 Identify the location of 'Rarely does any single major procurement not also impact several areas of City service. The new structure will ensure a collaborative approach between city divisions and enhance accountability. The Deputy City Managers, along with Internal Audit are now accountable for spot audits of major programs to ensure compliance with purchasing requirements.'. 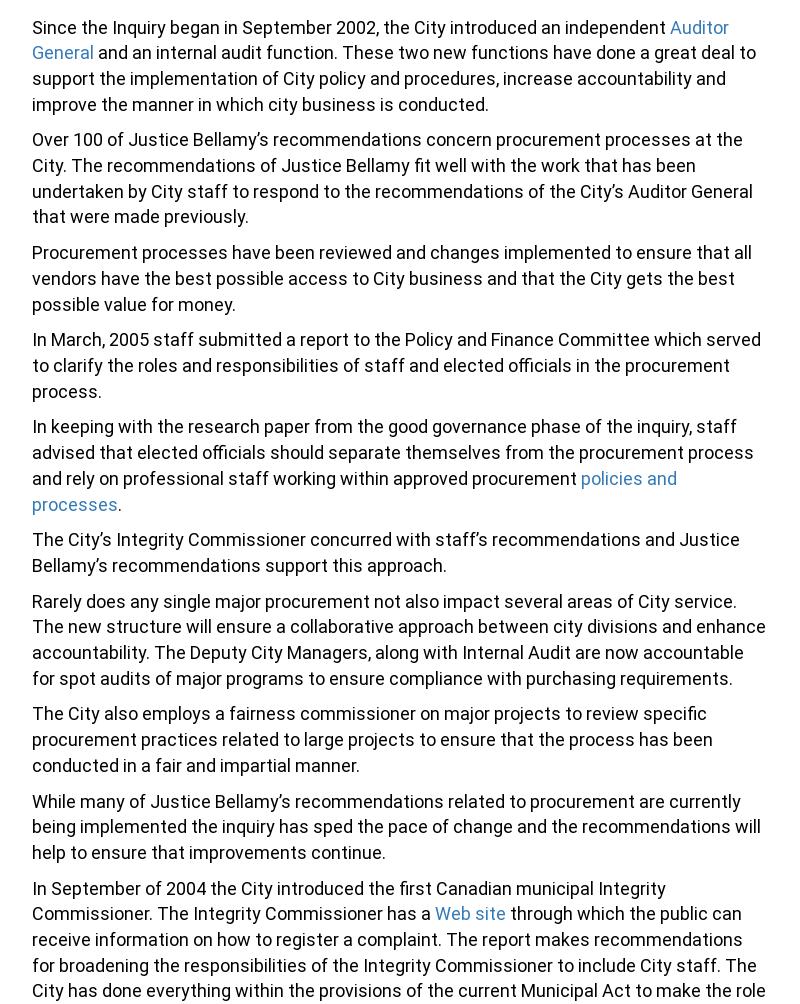
(398, 638).